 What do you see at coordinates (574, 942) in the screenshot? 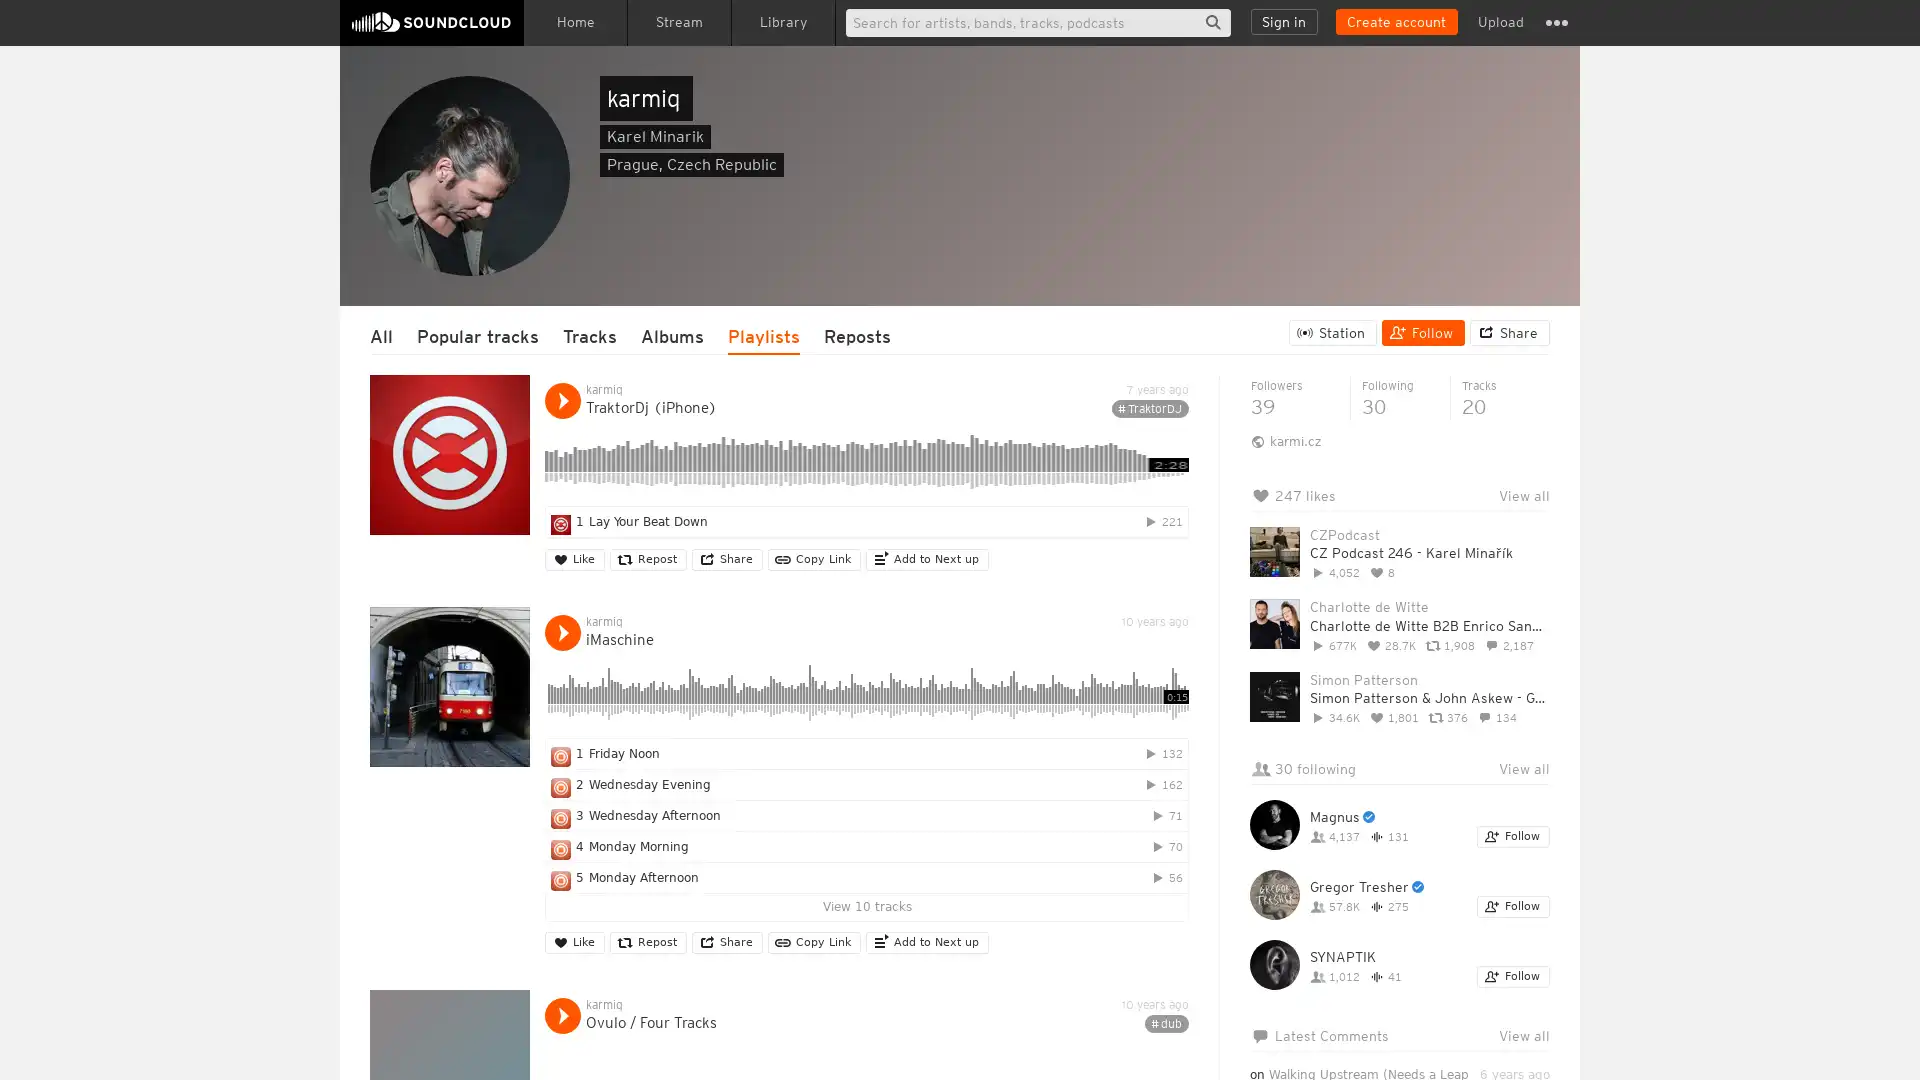
I see `Like` at bounding box center [574, 942].